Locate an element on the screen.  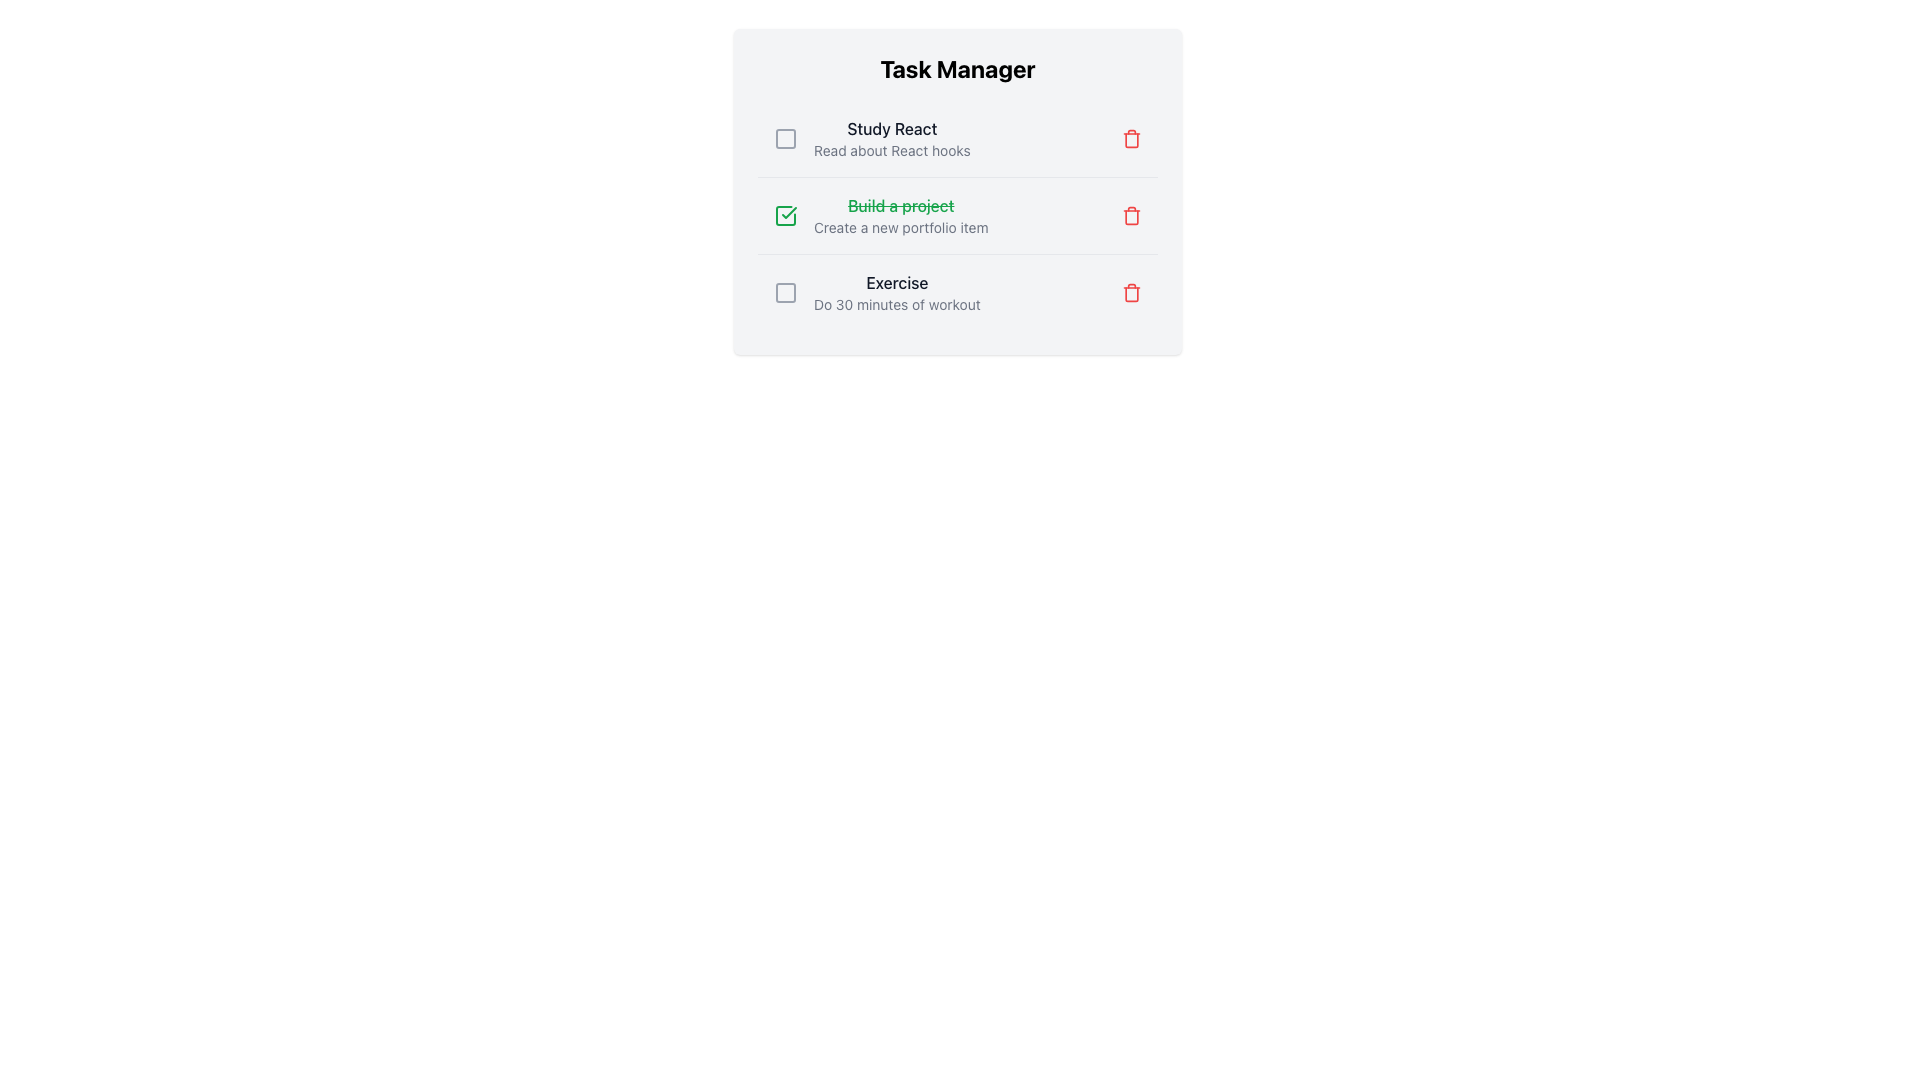
the checkbox of the first task item in the to-do list titled 'Study React' to mark the task as complete is located at coordinates (957, 137).